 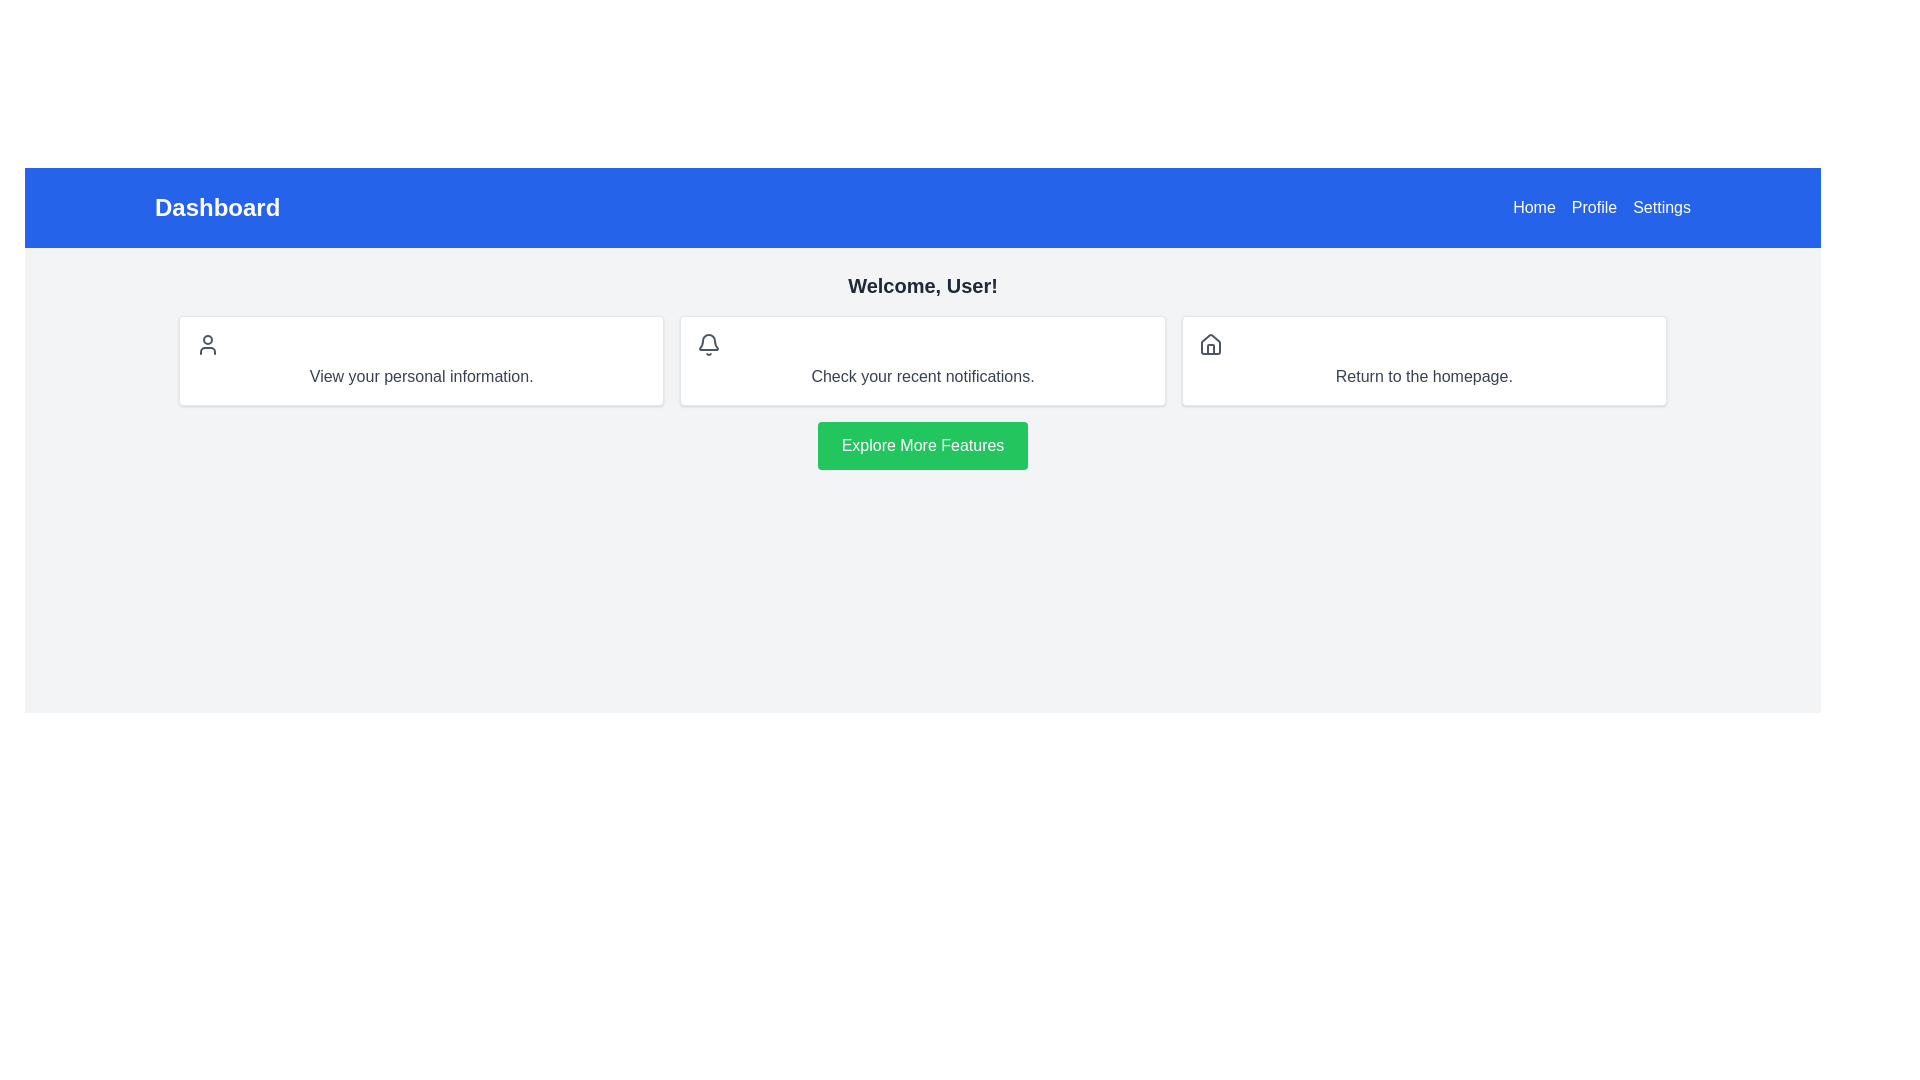 What do you see at coordinates (1662, 208) in the screenshot?
I see `the 'Settings' hyperlink located in the top-right corner of the blue navigation bar` at bounding box center [1662, 208].